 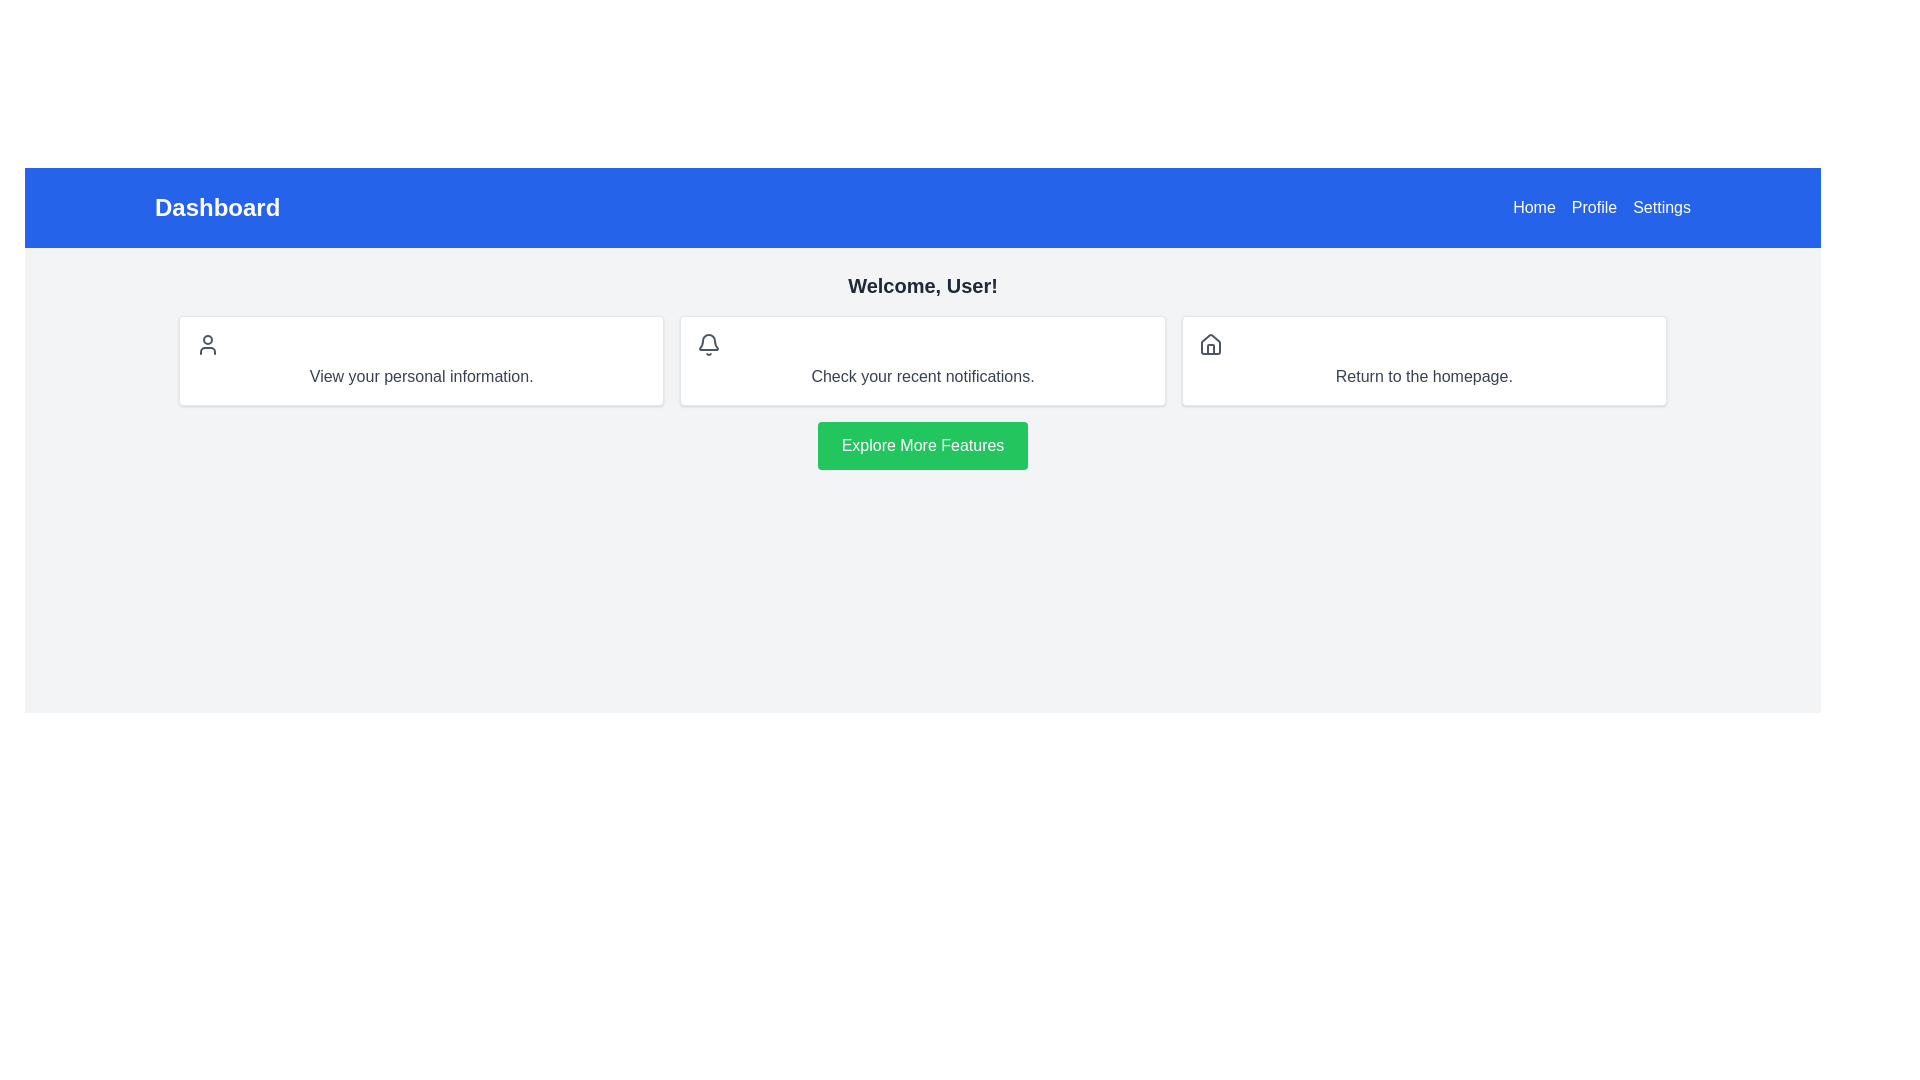 What do you see at coordinates (1662, 208) in the screenshot?
I see `the 'Settings' hyperlink located in the top-right corner of the blue navigation bar` at bounding box center [1662, 208].